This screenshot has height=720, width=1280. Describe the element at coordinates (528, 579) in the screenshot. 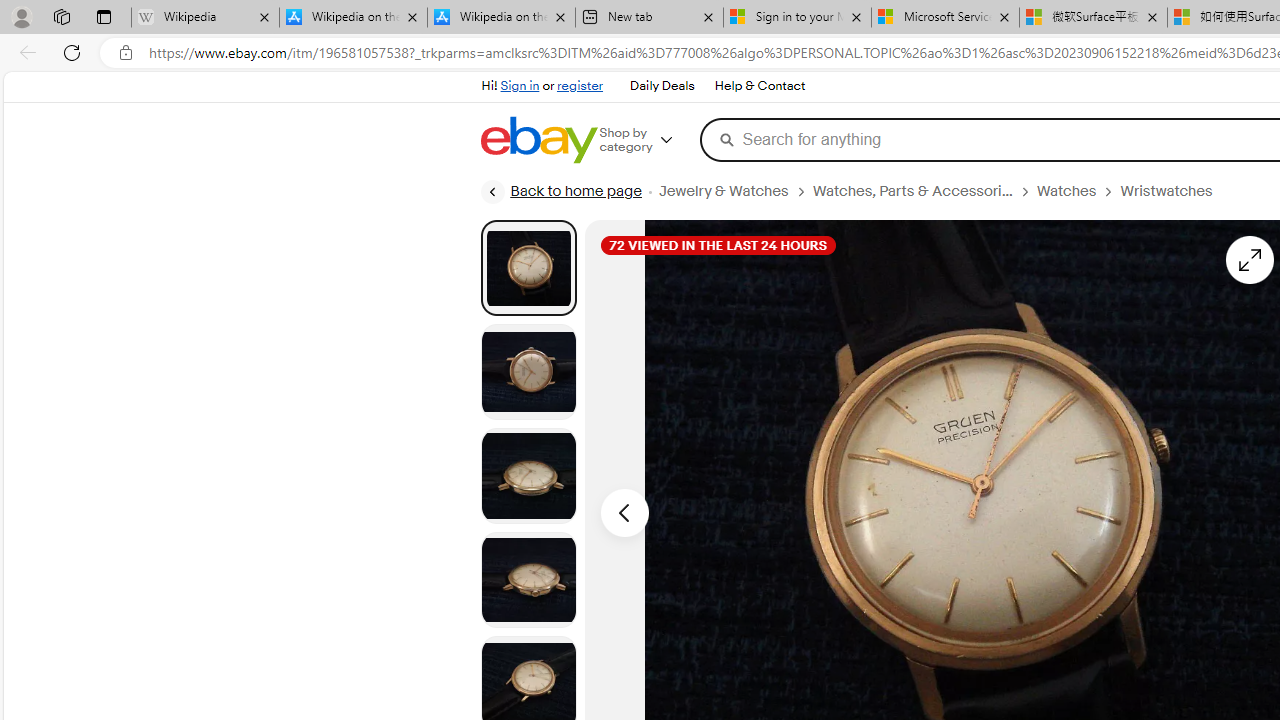

I see `'Picture 4 of 8'` at that location.